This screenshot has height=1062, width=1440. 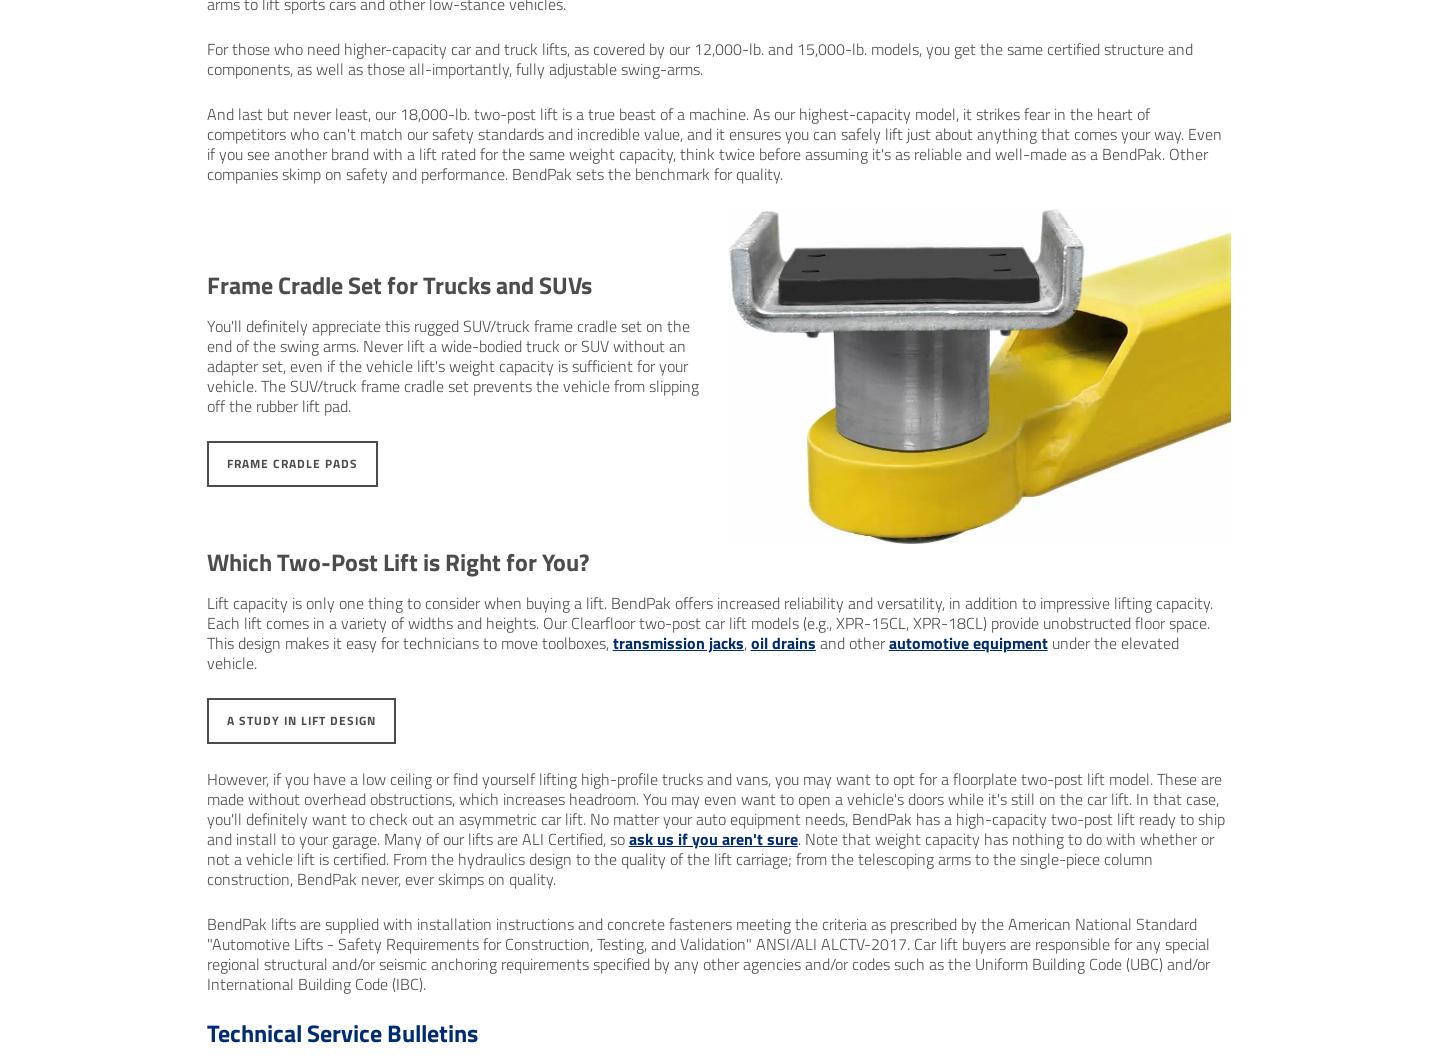 I want to click on 'BendPak lifts are supplied with installation instructions and concrete fasteners meeting the criteria as prescribed by the American National Standard "Automotive Lifts - Safety Requirements for Construction, Testing, and Validation" ANSI/ALI ALCTV-201​7. Car lift buyers are responsible for any special regional structural and/or seismic anchoring requirements specified by any other agencies and/or codes such as the Uniform Building Code (UBC) and/or International Building Code (IBC).', so click(x=206, y=952).